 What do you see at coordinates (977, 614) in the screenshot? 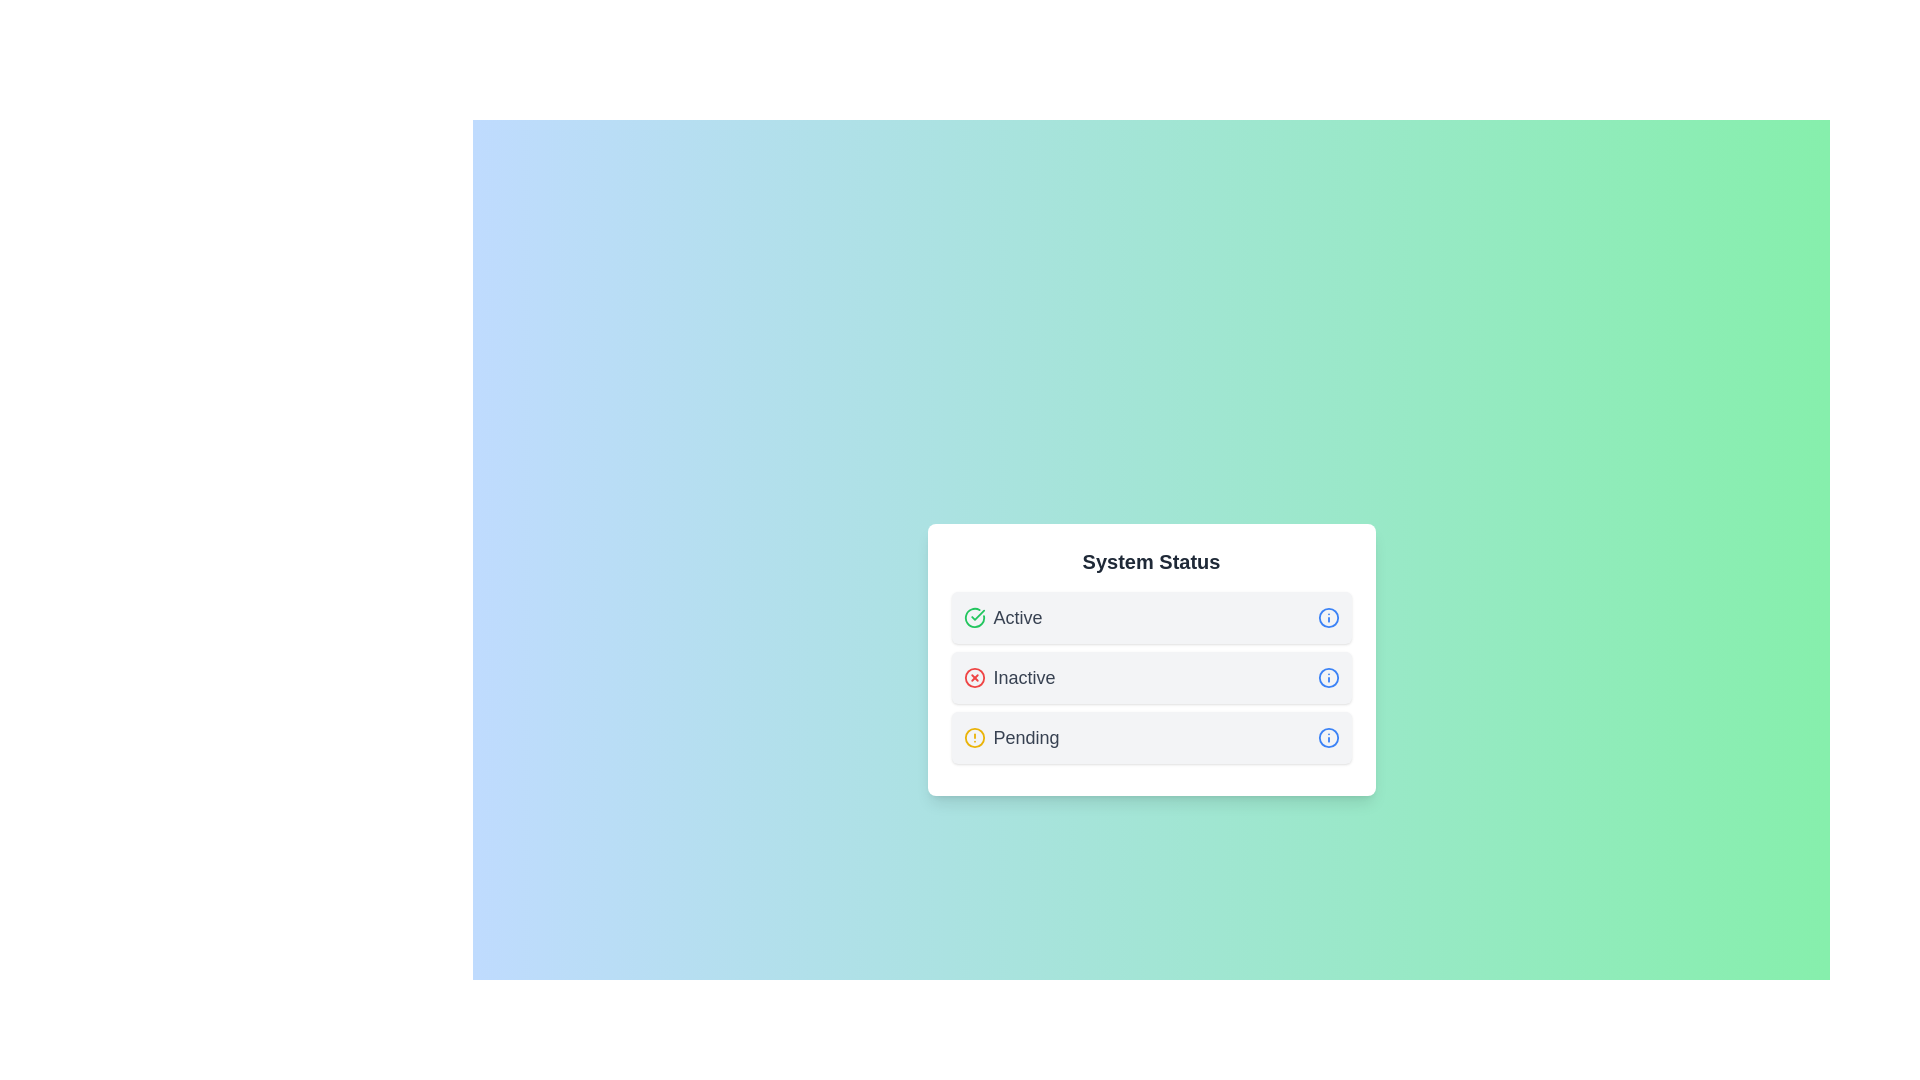
I see `details of the green checkmark icon indicating 'Active' status in the 'System Status' panel, which is styled as a scalable vector graphic (SVG)` at bounding box center [977, 614].